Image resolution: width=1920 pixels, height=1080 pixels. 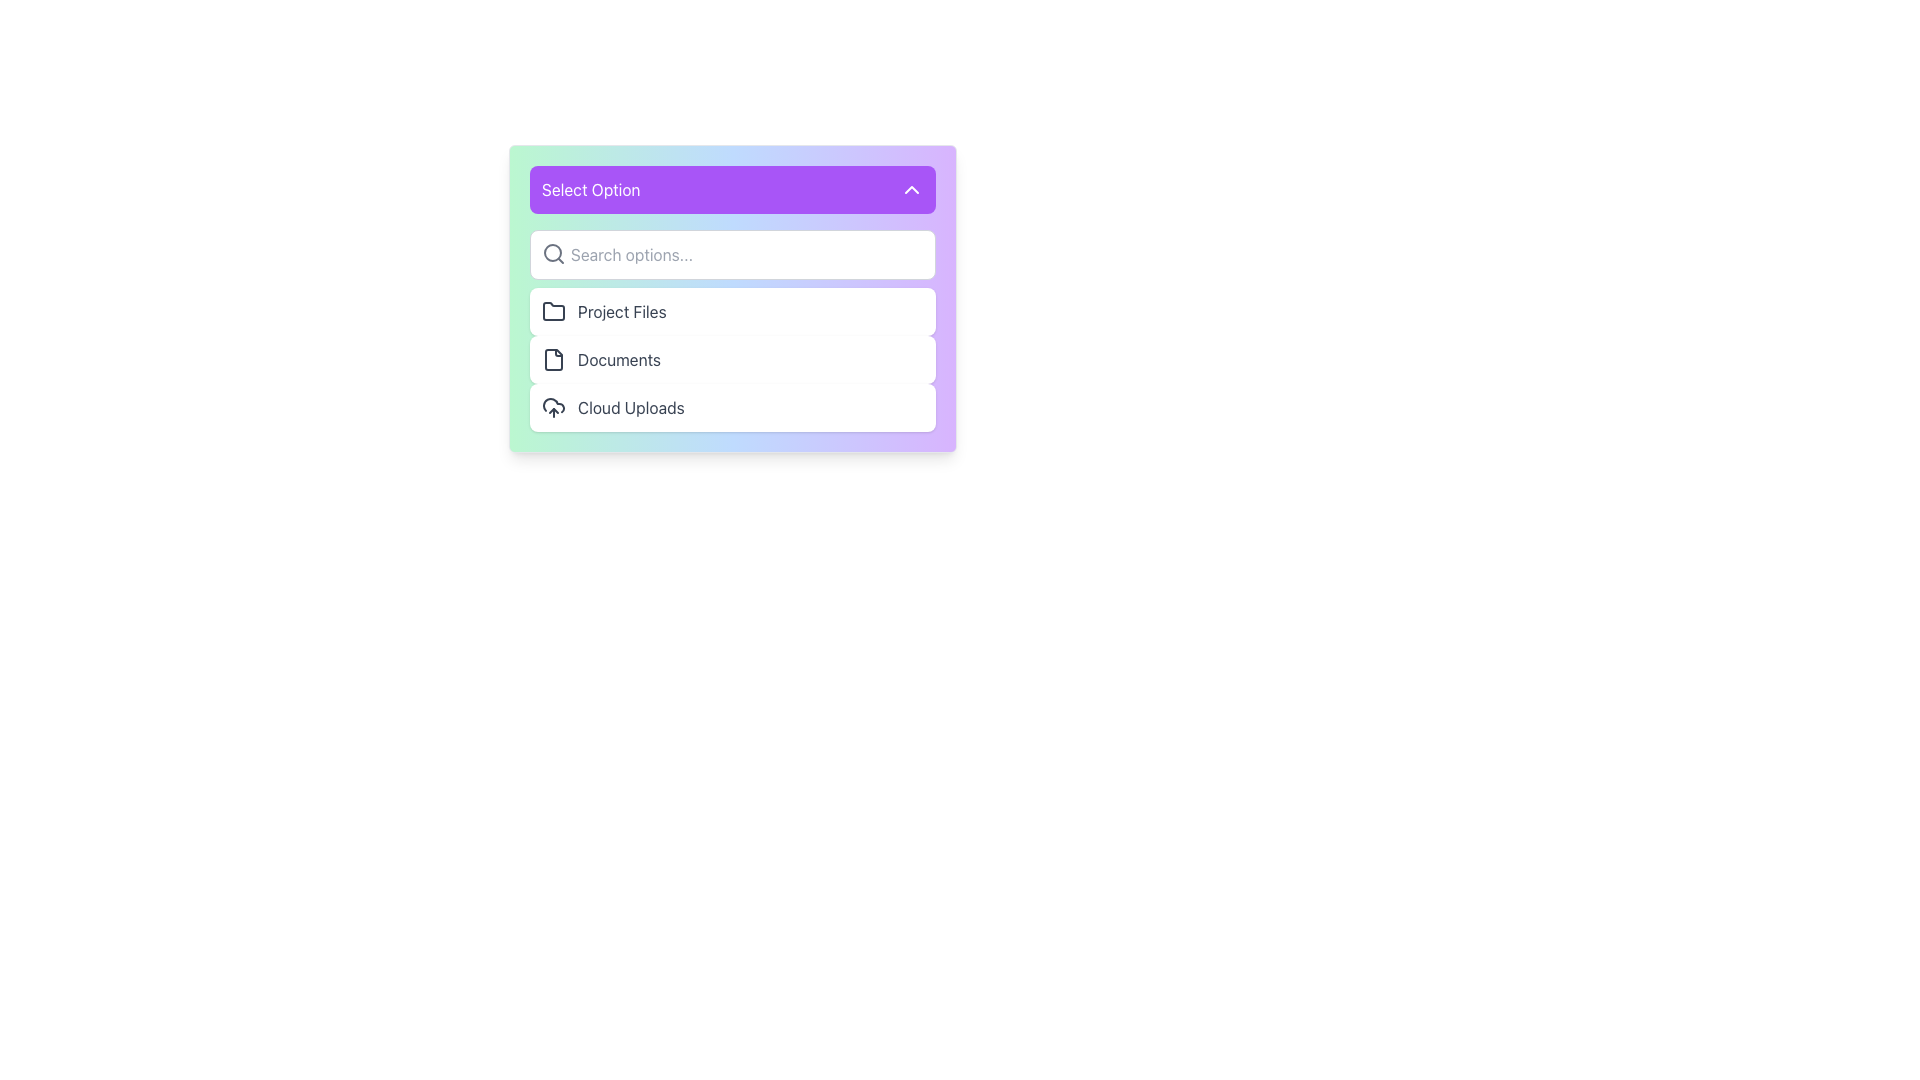 What do you see at coordinates (553, 358) in the screenshot?
I see `the file icon, which is a thin-lined, rectangular outline with a folded corner, located to the left of the 'Documents' text` at bounding box center [553, 358].